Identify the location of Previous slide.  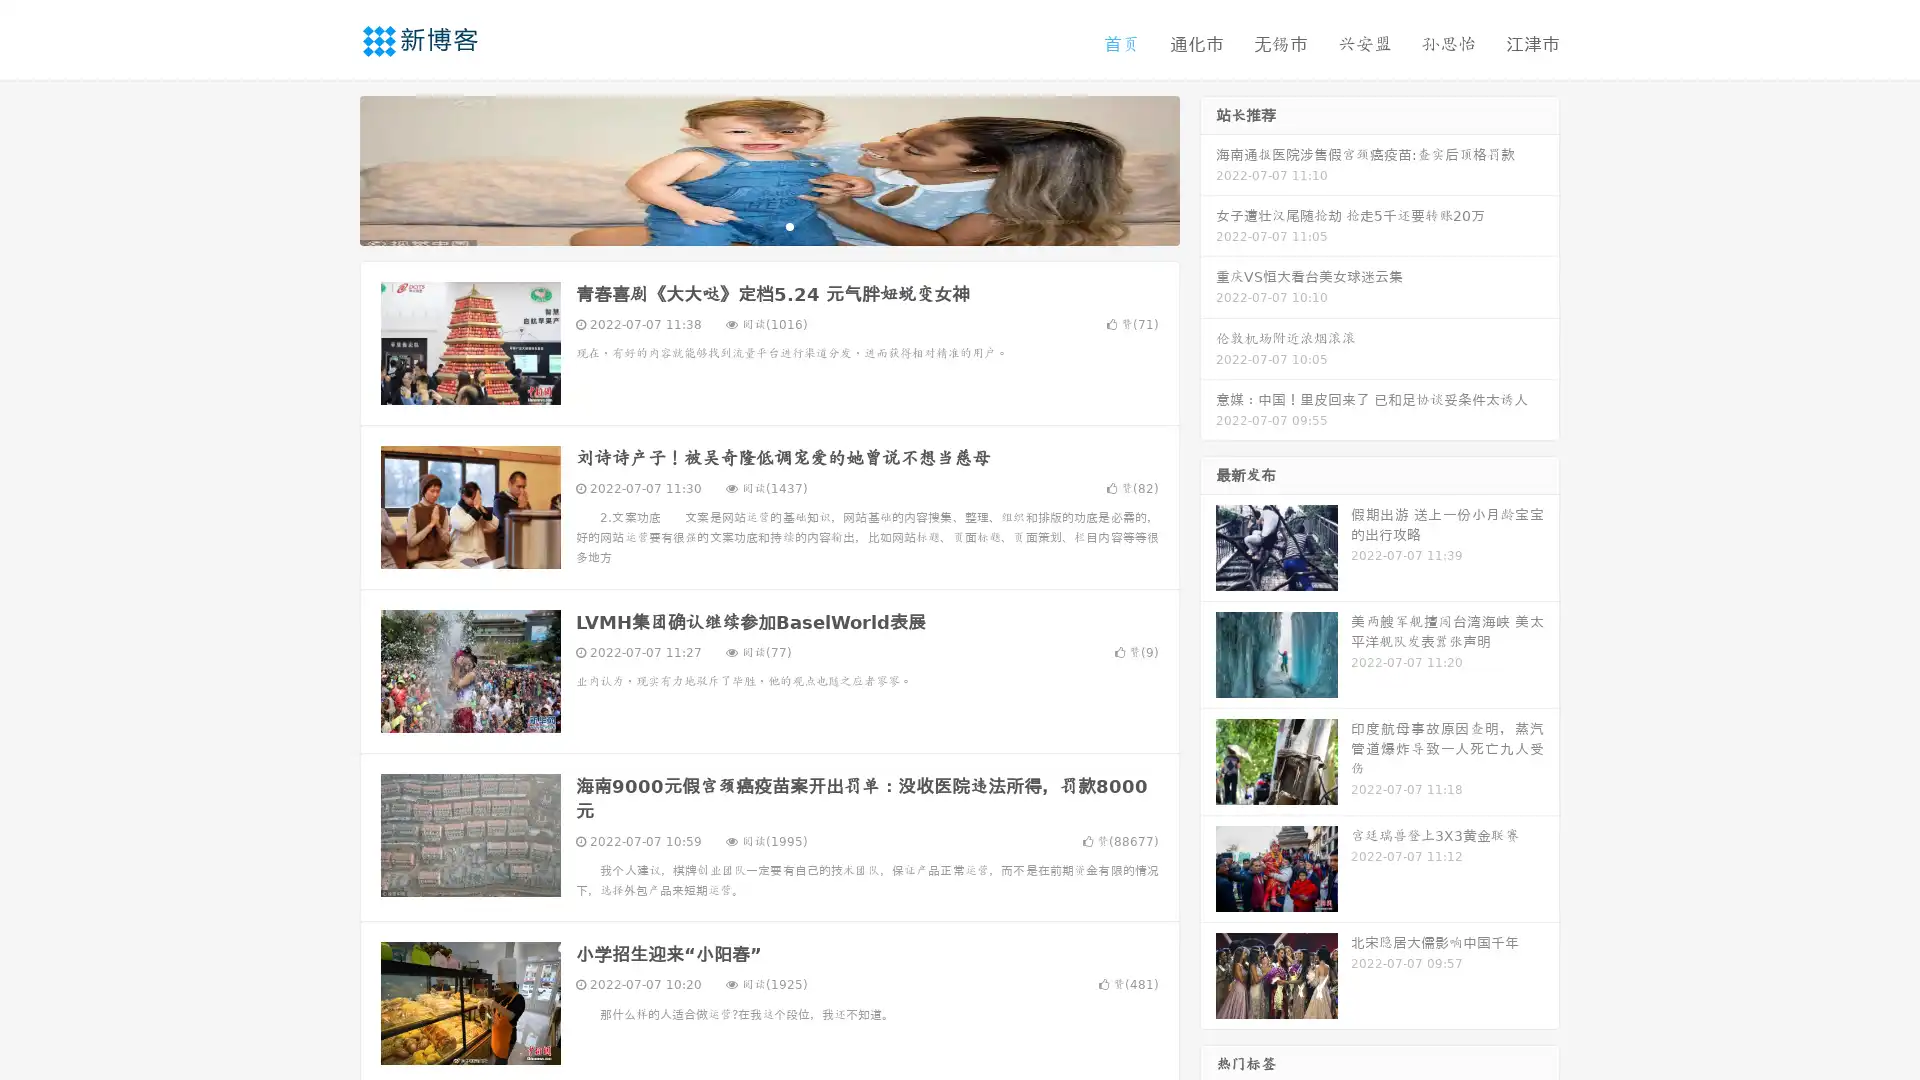
(330, 168).